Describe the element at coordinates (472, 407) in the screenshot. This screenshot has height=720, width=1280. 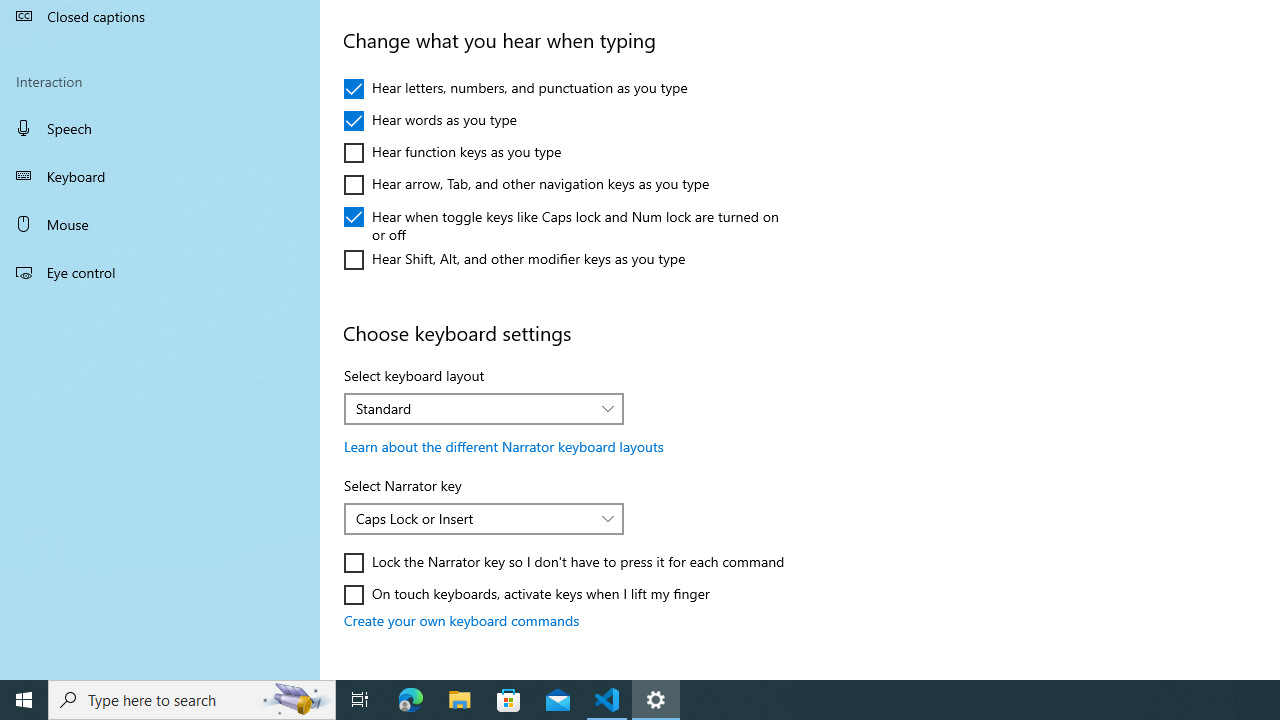
I see `'Standard'` at that location.